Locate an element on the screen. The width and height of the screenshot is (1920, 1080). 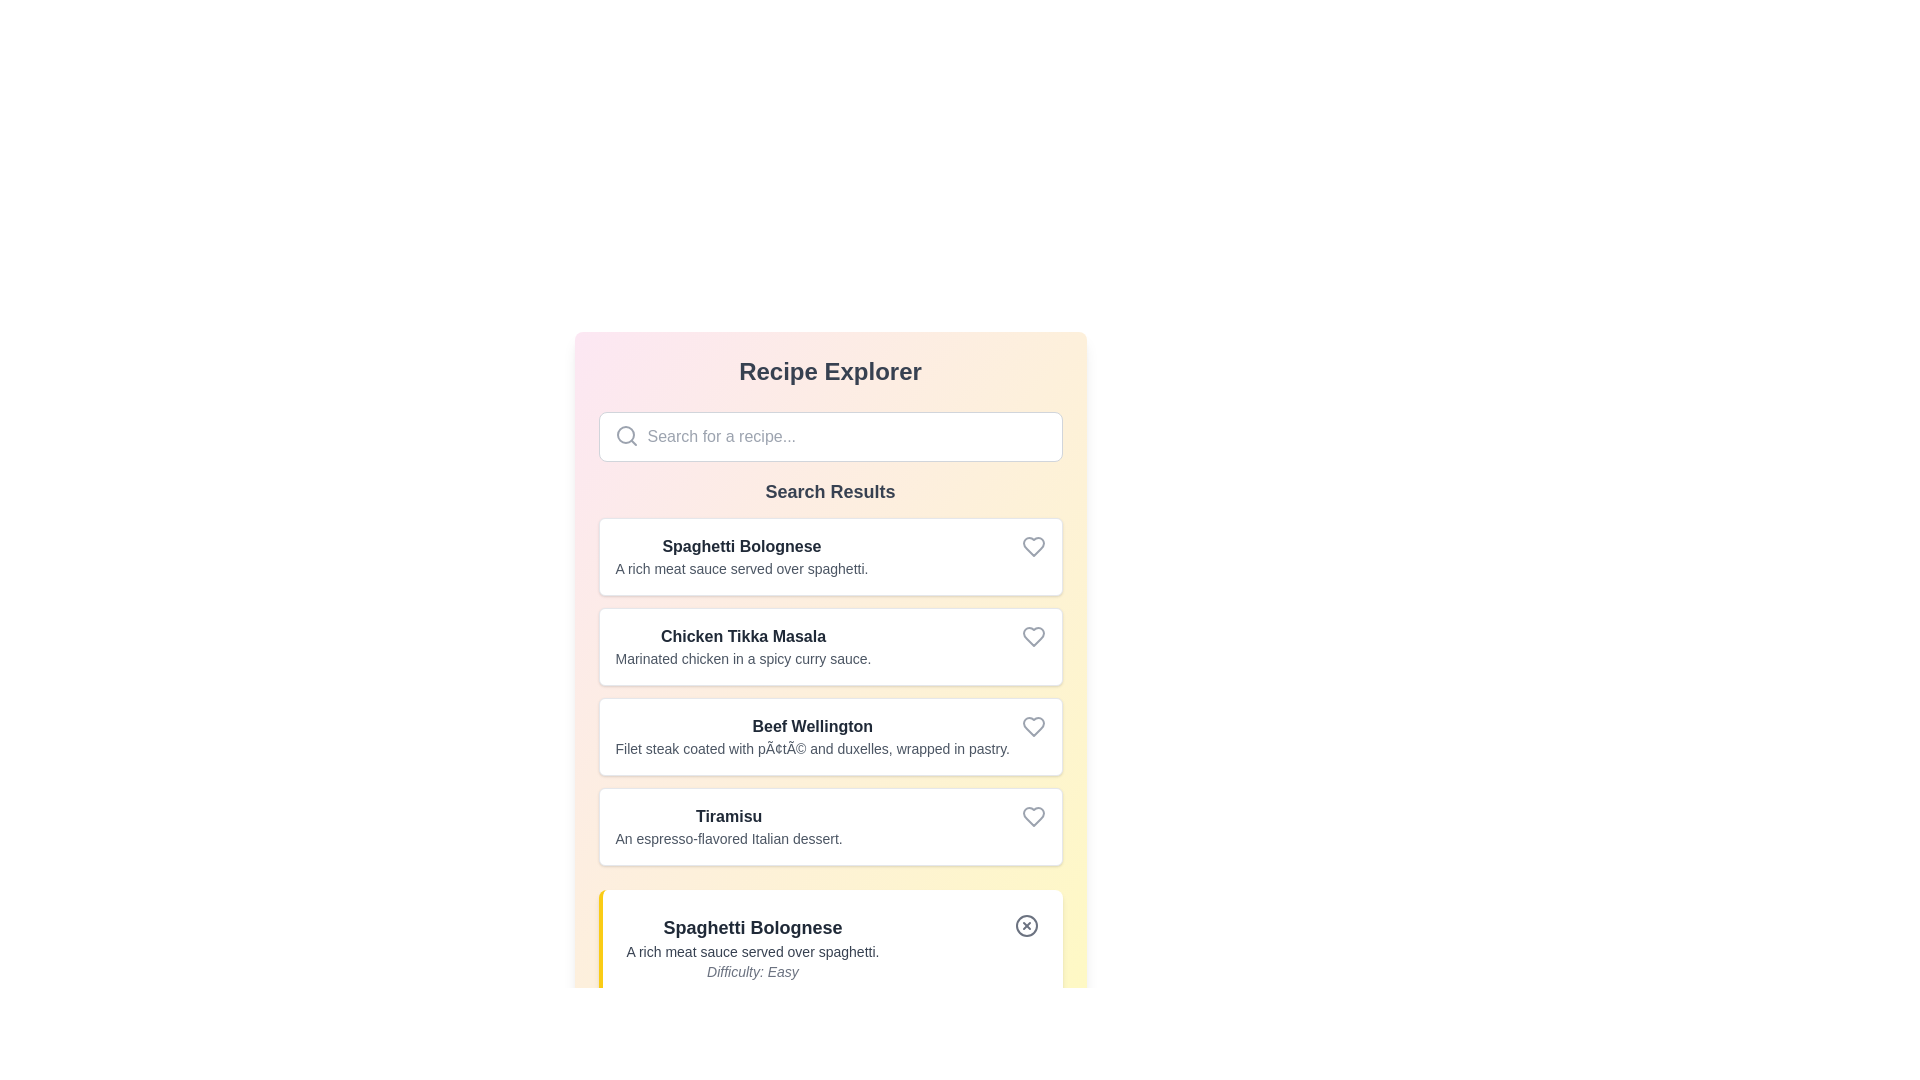
the favorite icon button located in the top-right corner of the card for 'Chicken Tikka Masala' is located at coordinates (1033, 636).